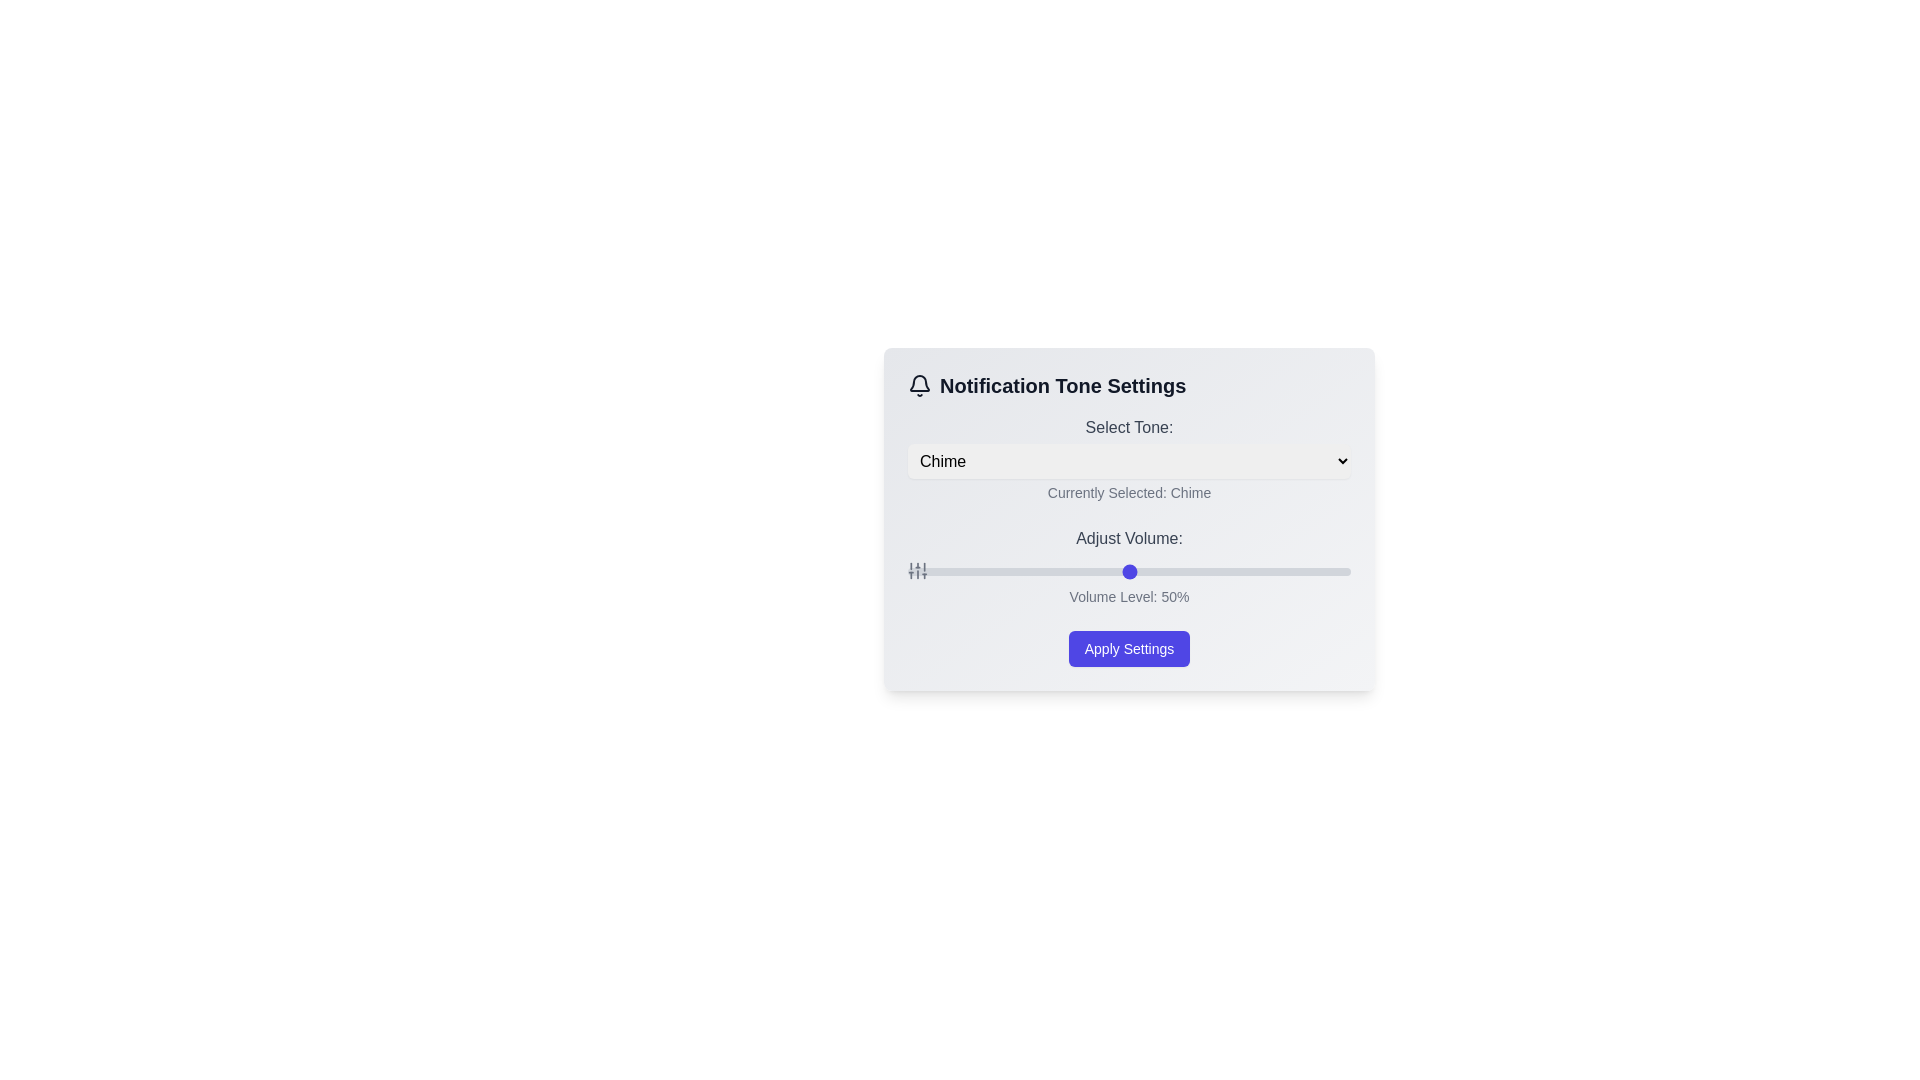 The width and height of the screenshot is (1920, 1080). Describe the element at coordinates (1324, 571) in the screenshot. I see `the volume` at that location.